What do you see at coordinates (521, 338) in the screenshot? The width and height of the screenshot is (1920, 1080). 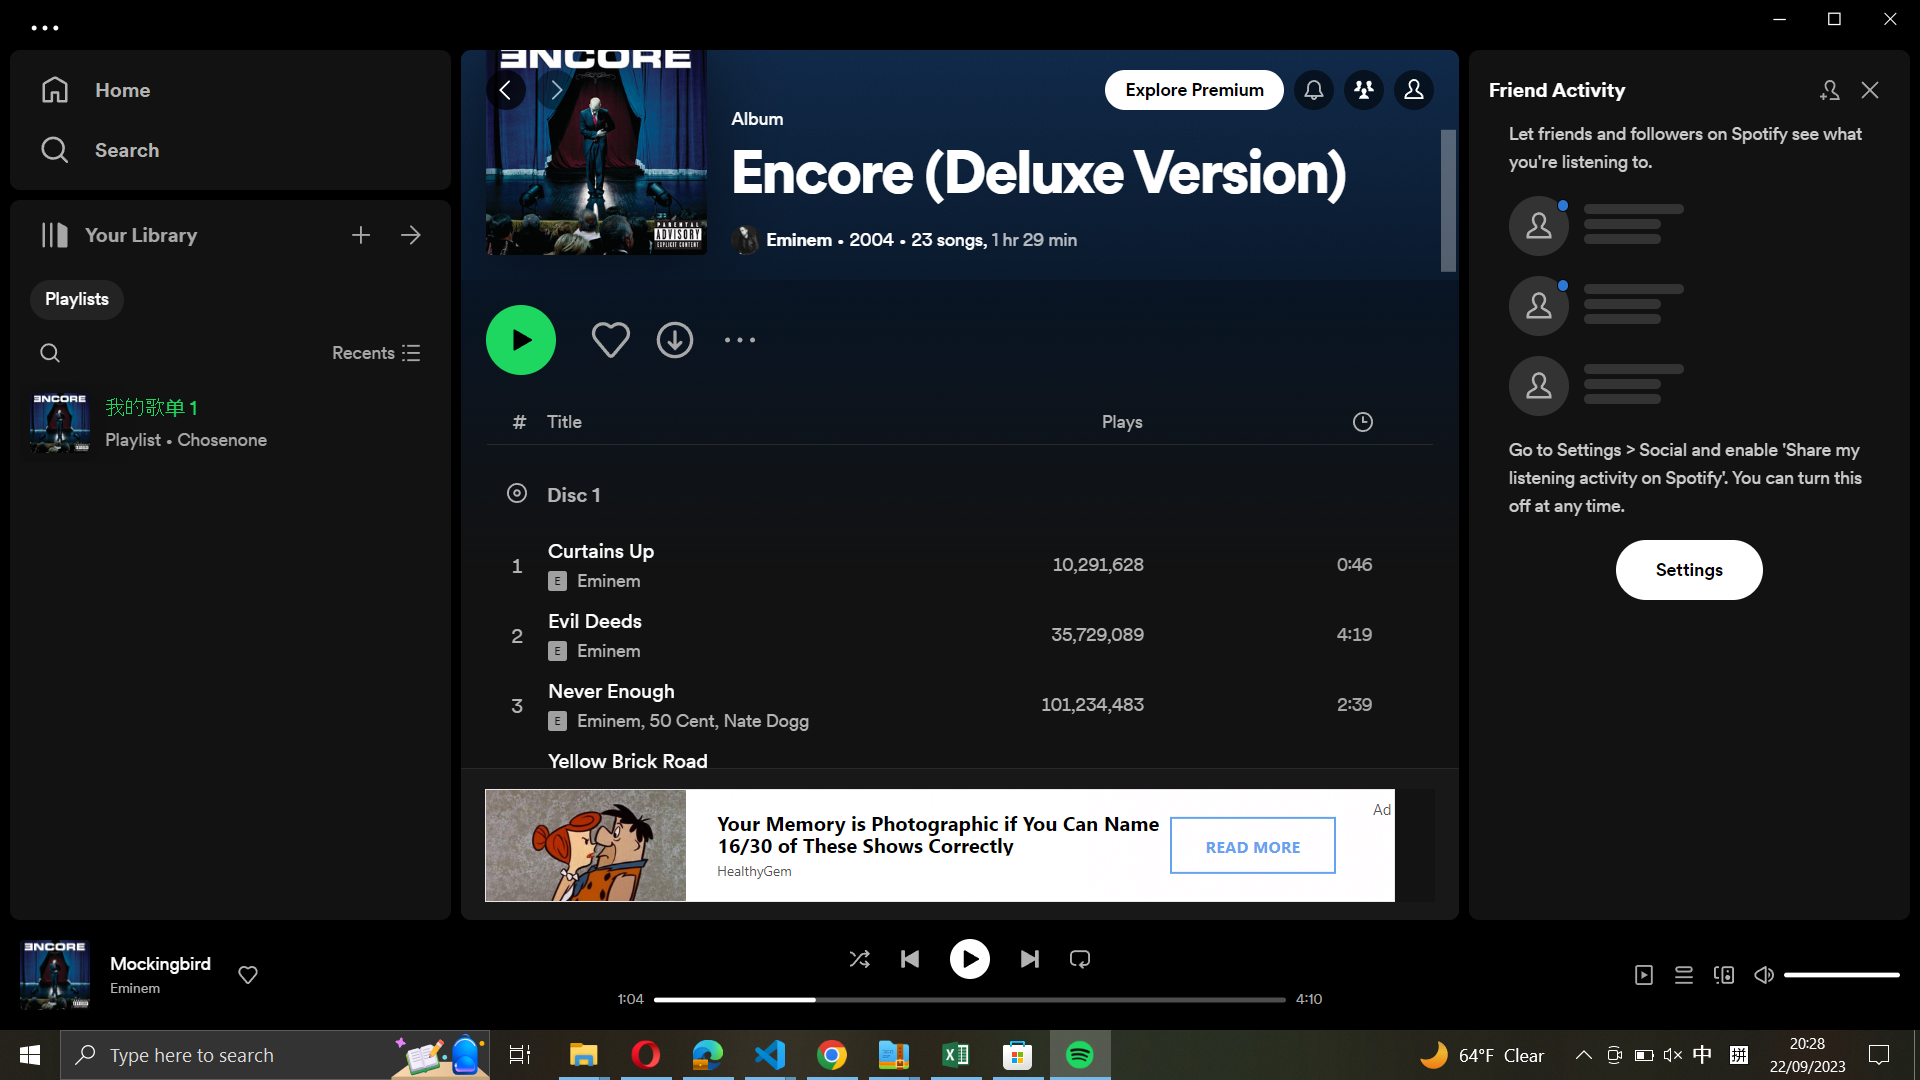 I see `Play the playlist` at bounding box center [521, 338].